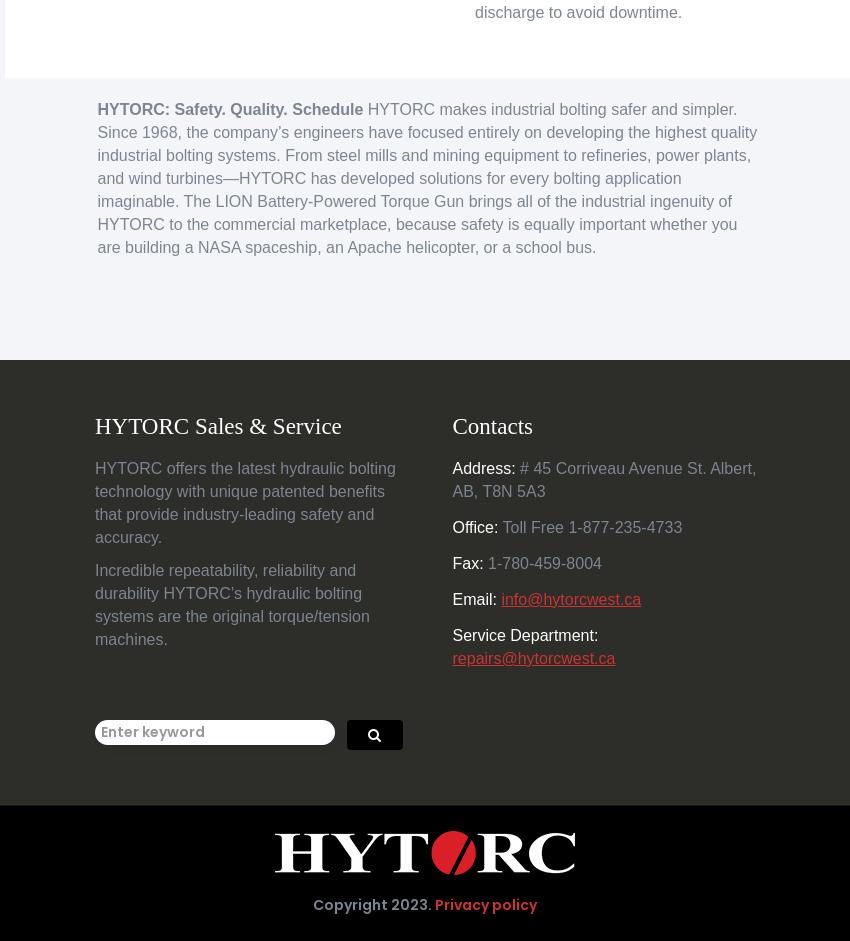 The height and width of the screenshot is (941, 850). What do you see at coordinates (540, 561) in the screenshot?
I see `'1-780-459-8004'` at bounding box center [540, 561].